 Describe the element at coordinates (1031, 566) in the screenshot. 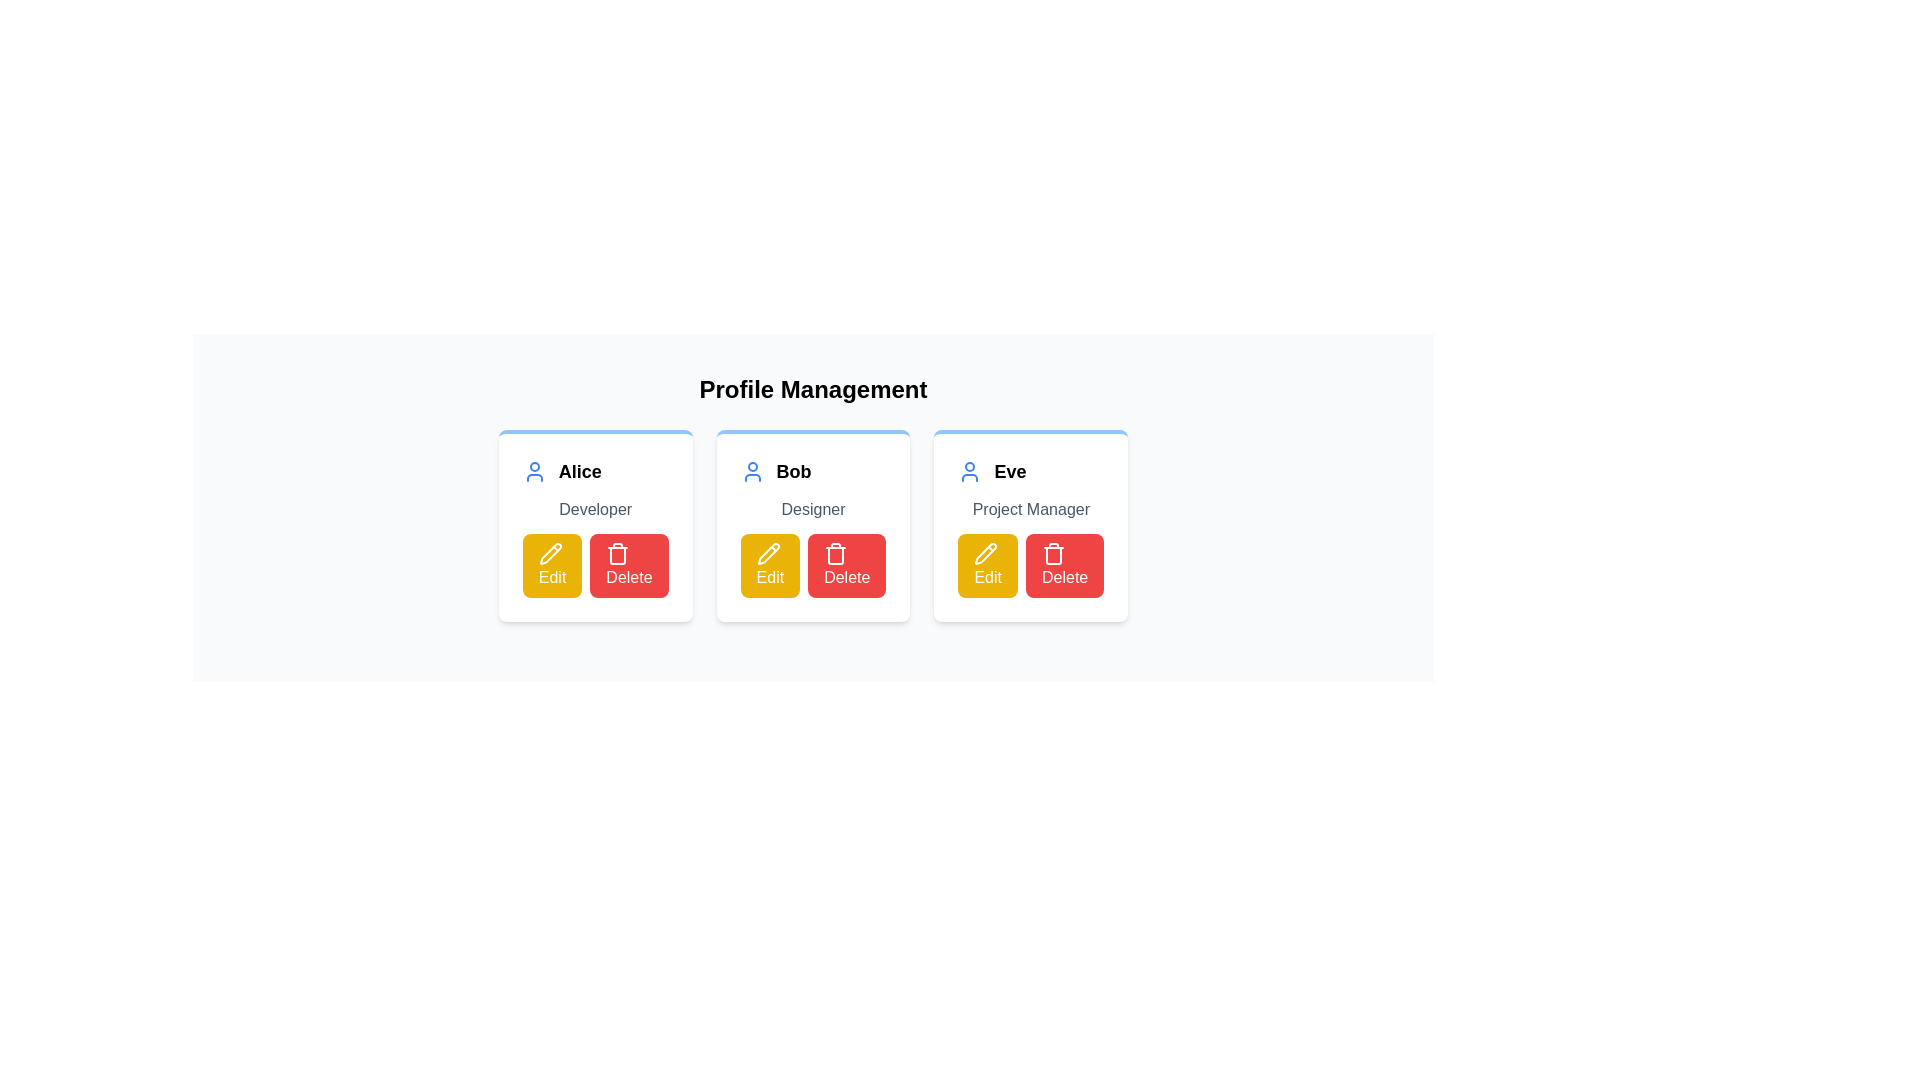

I see `the 'Edit' button in the button group for 'Eve - Project Manager' to enter edit mode` at that location.